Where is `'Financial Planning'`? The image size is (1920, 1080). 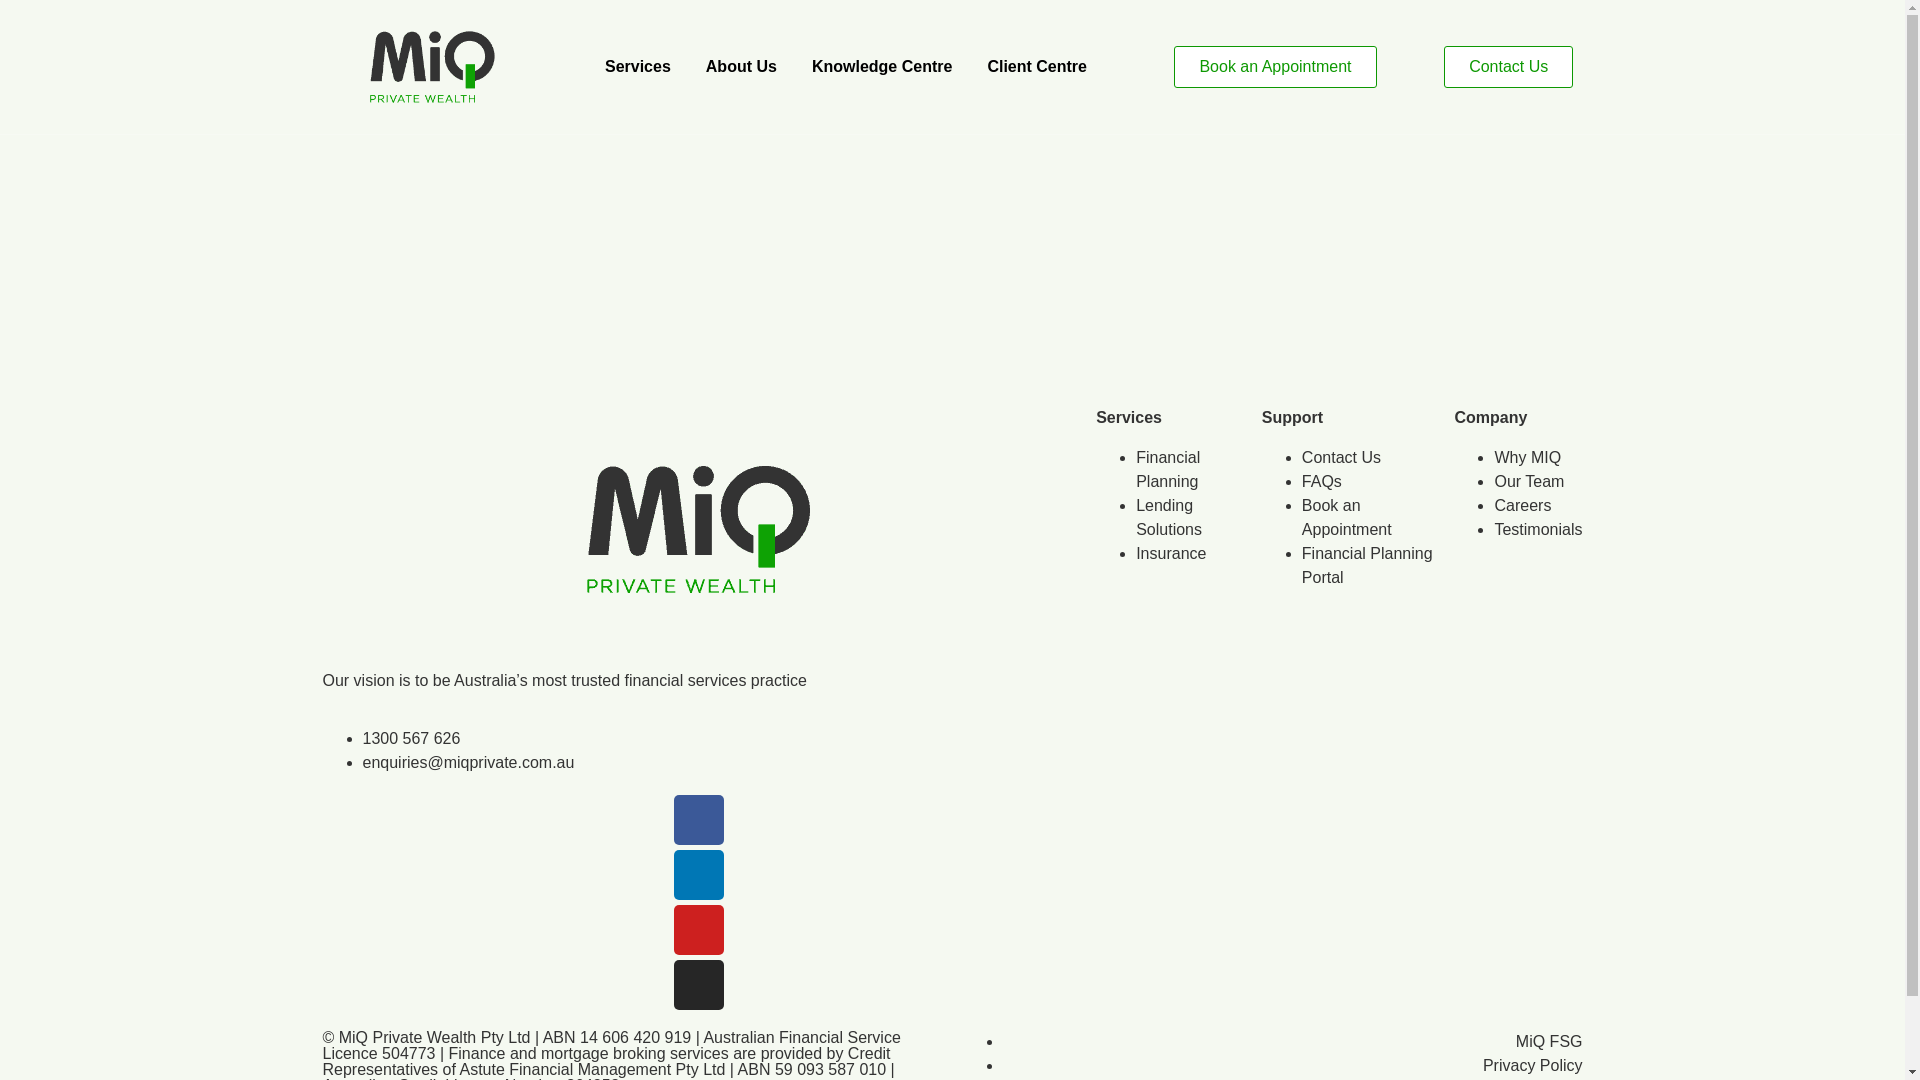 'Financial Planning' is located at coordinates (1167, 469).